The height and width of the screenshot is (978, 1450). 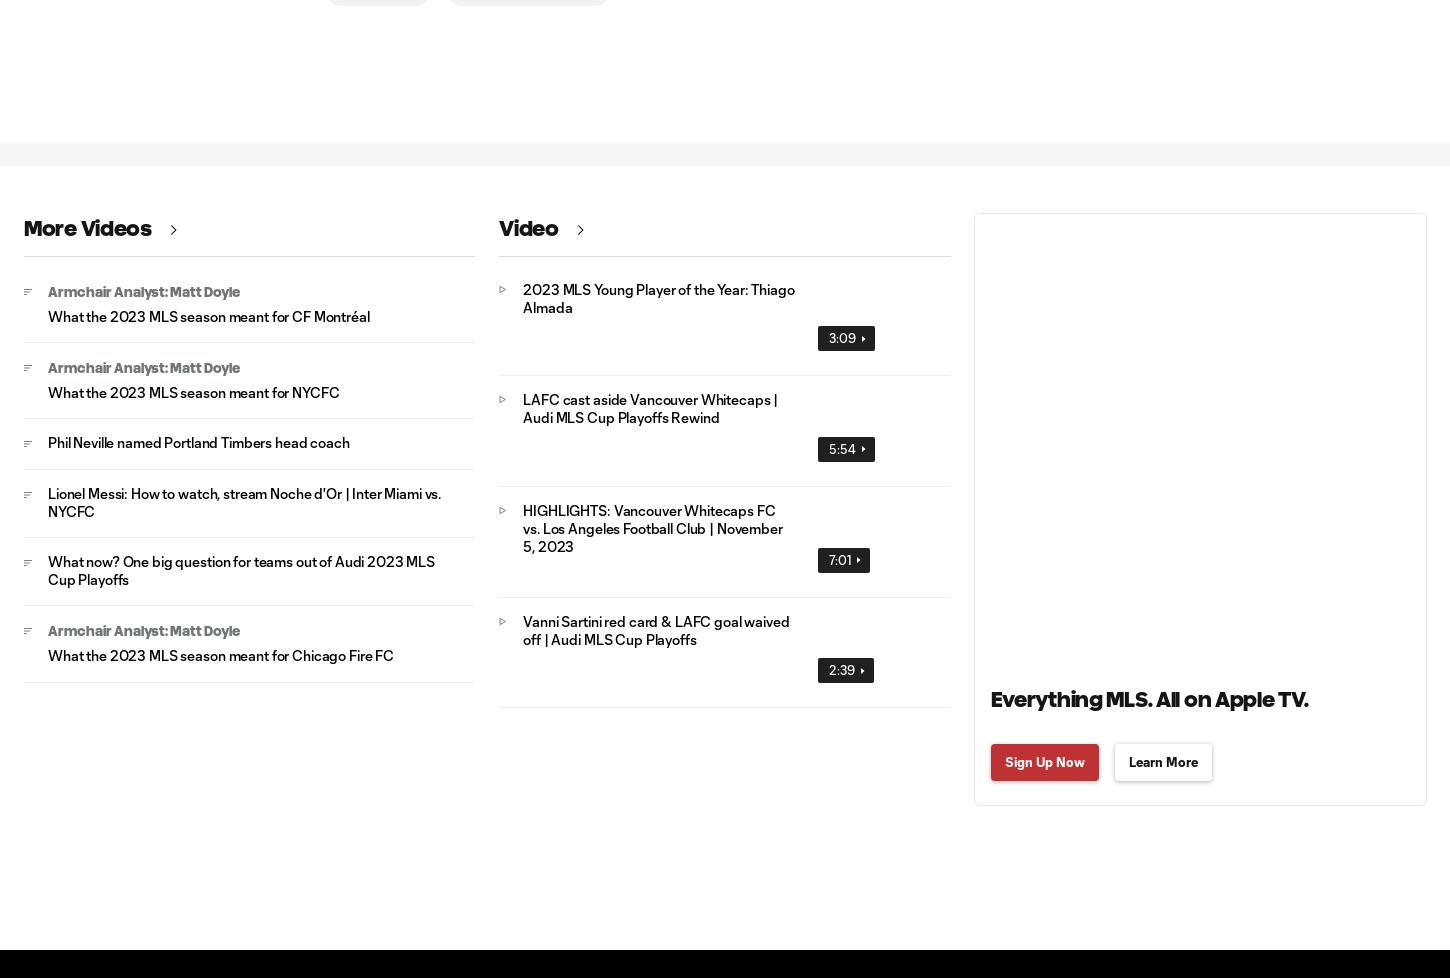 I want to click on 'HIGHLIGHTS: Vancouver Whitecaps FC vs. Los Angeles Football Club | November 5, 2023', so click(x=523, y=528).